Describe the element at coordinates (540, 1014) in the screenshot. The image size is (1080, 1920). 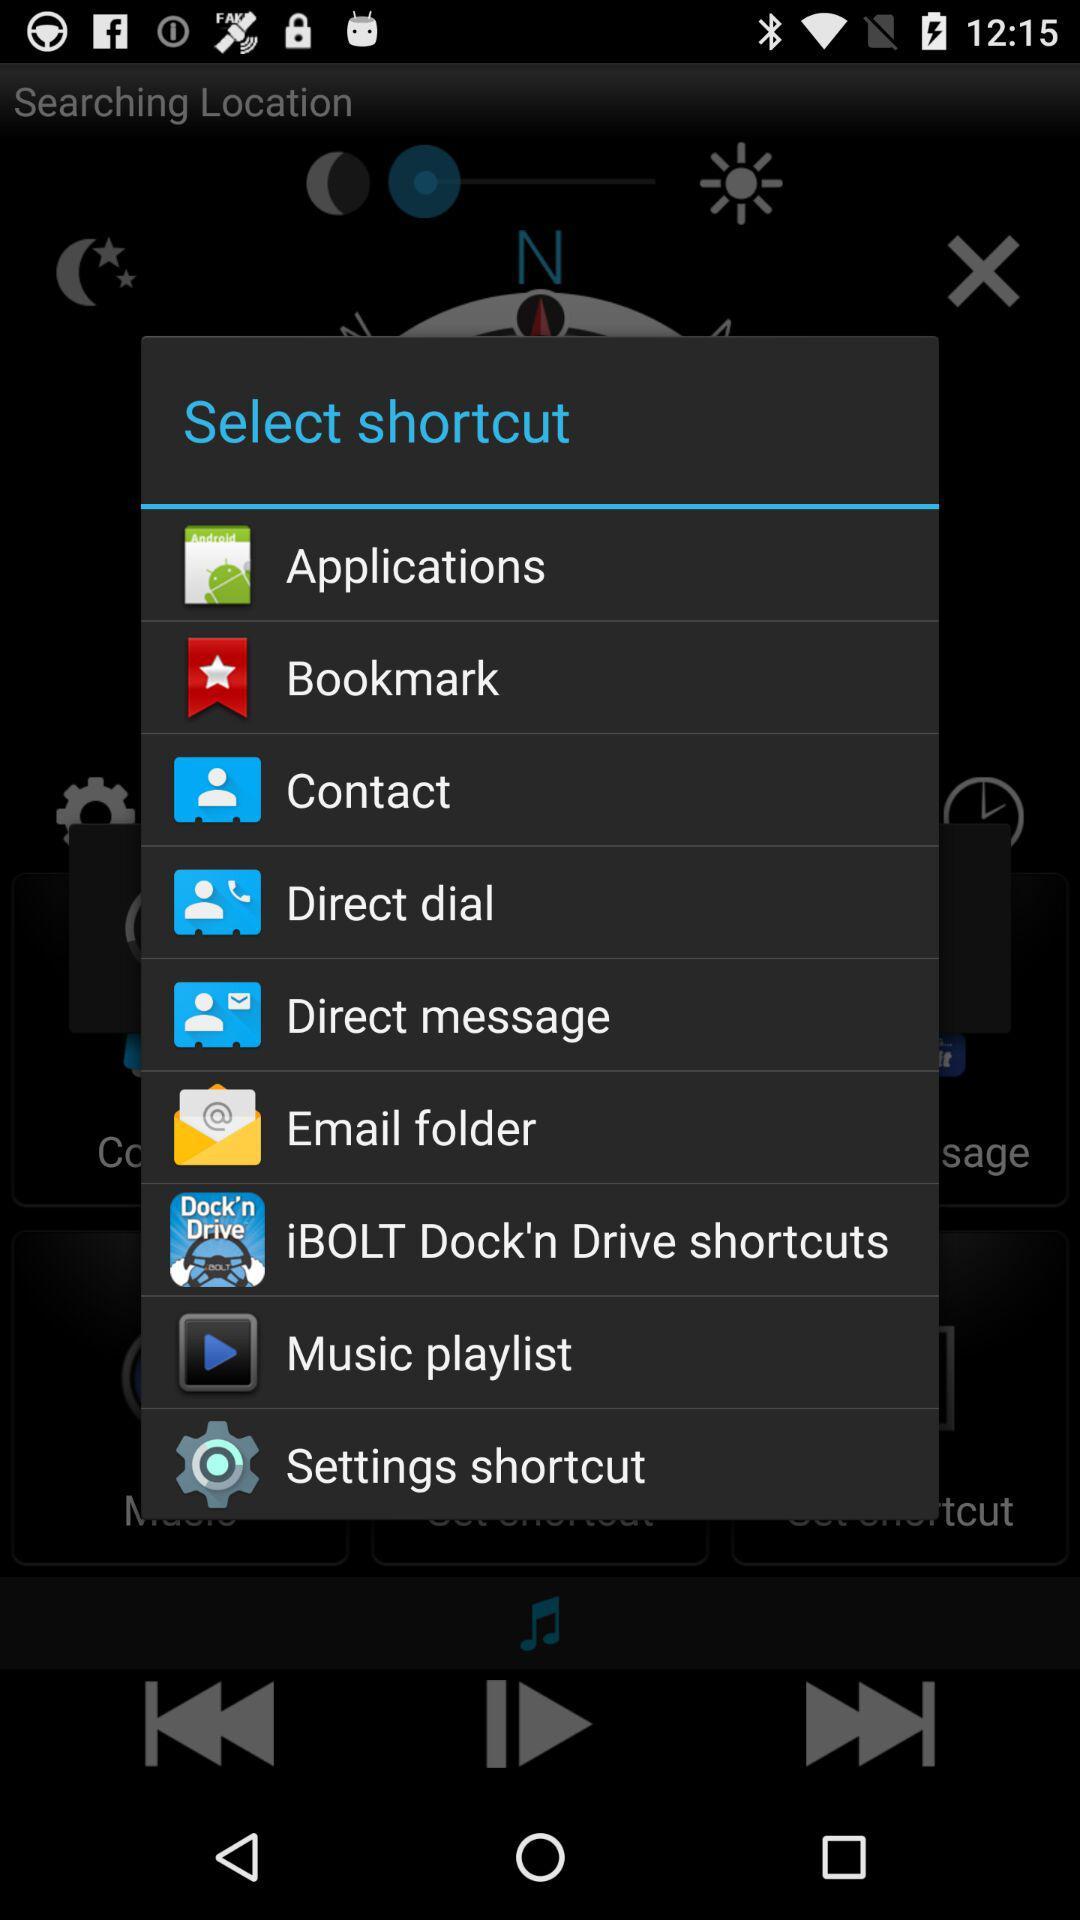
I see `icon above the email folder app` at that location.